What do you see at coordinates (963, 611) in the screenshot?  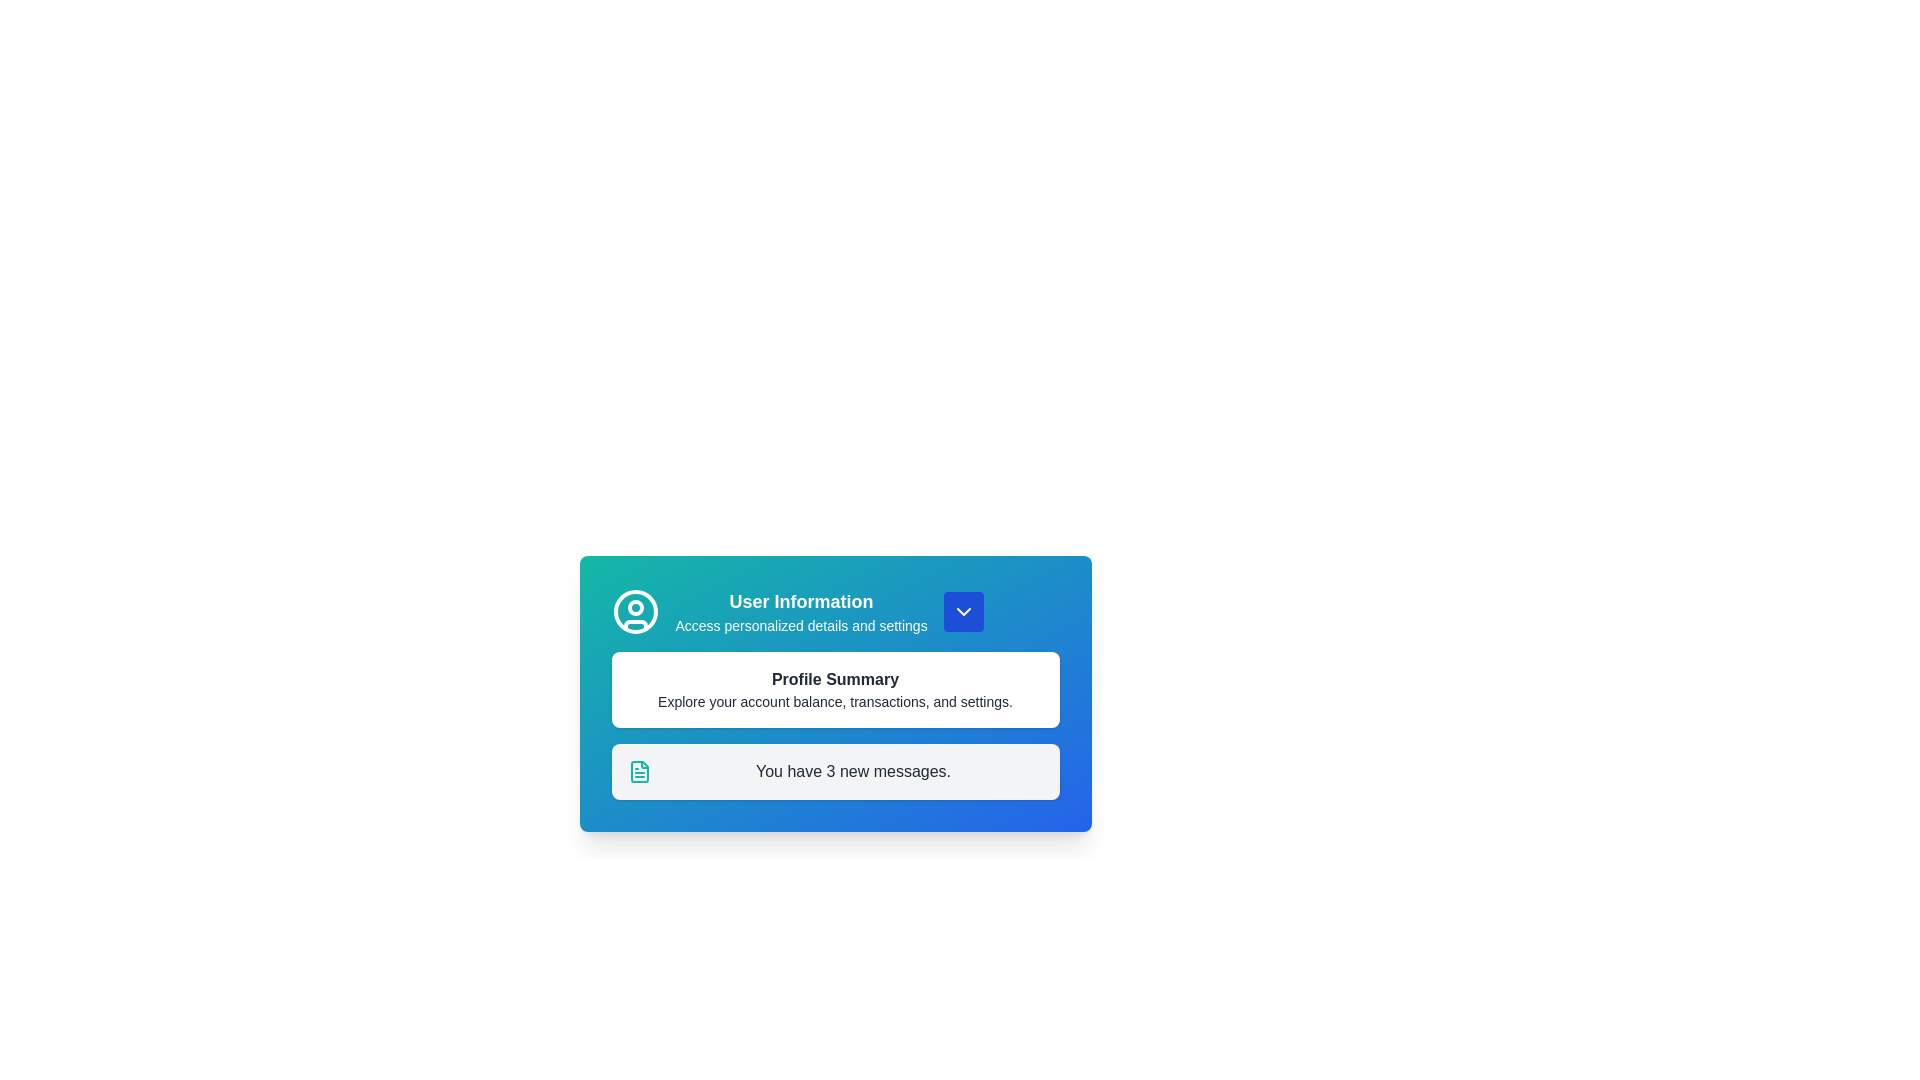 I see `the downward-pointing chevron icon with a blue background and white strokes, located in the top-right corner of the user information card` at bounding box center [963, 611].